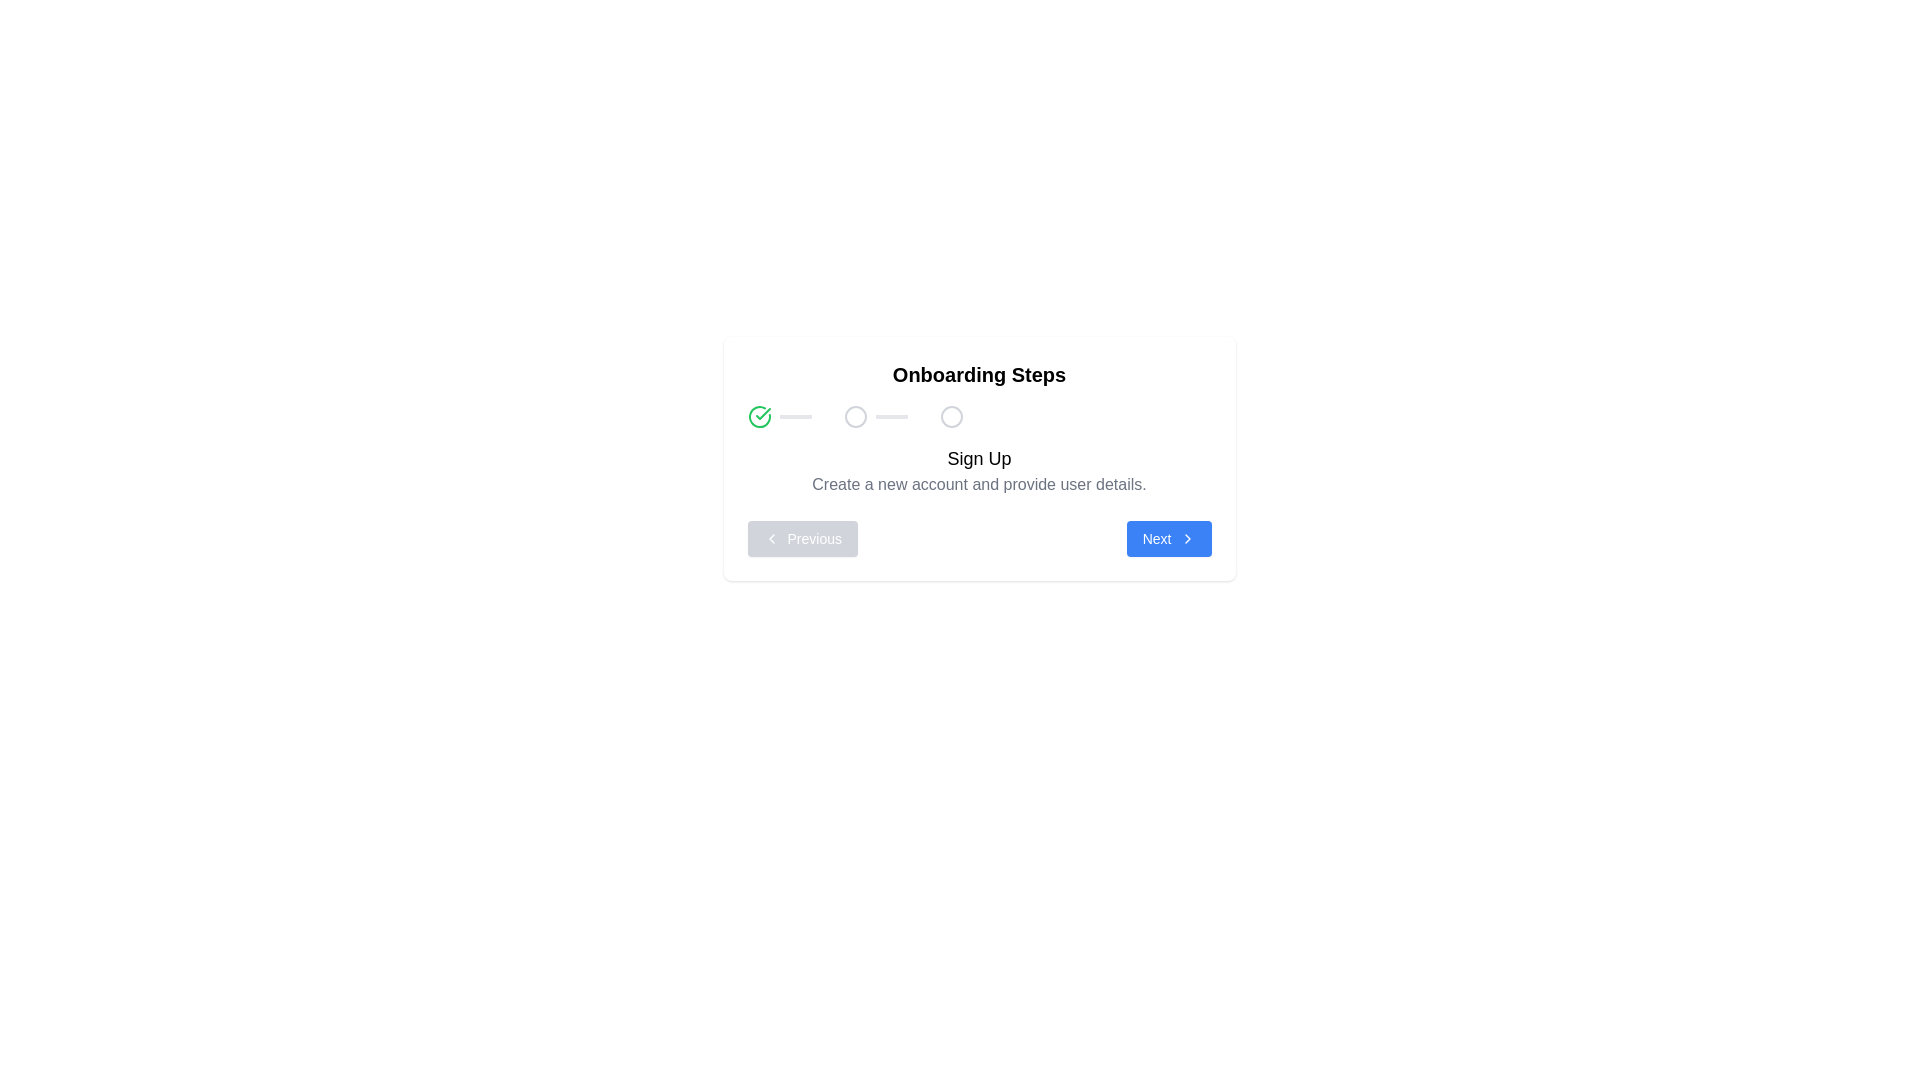  Describe the element at coordinates (855, 415) in the screenshot. I see `the SVG circle element that represents the second step indicator in the onboarding progress tracker` at that location.